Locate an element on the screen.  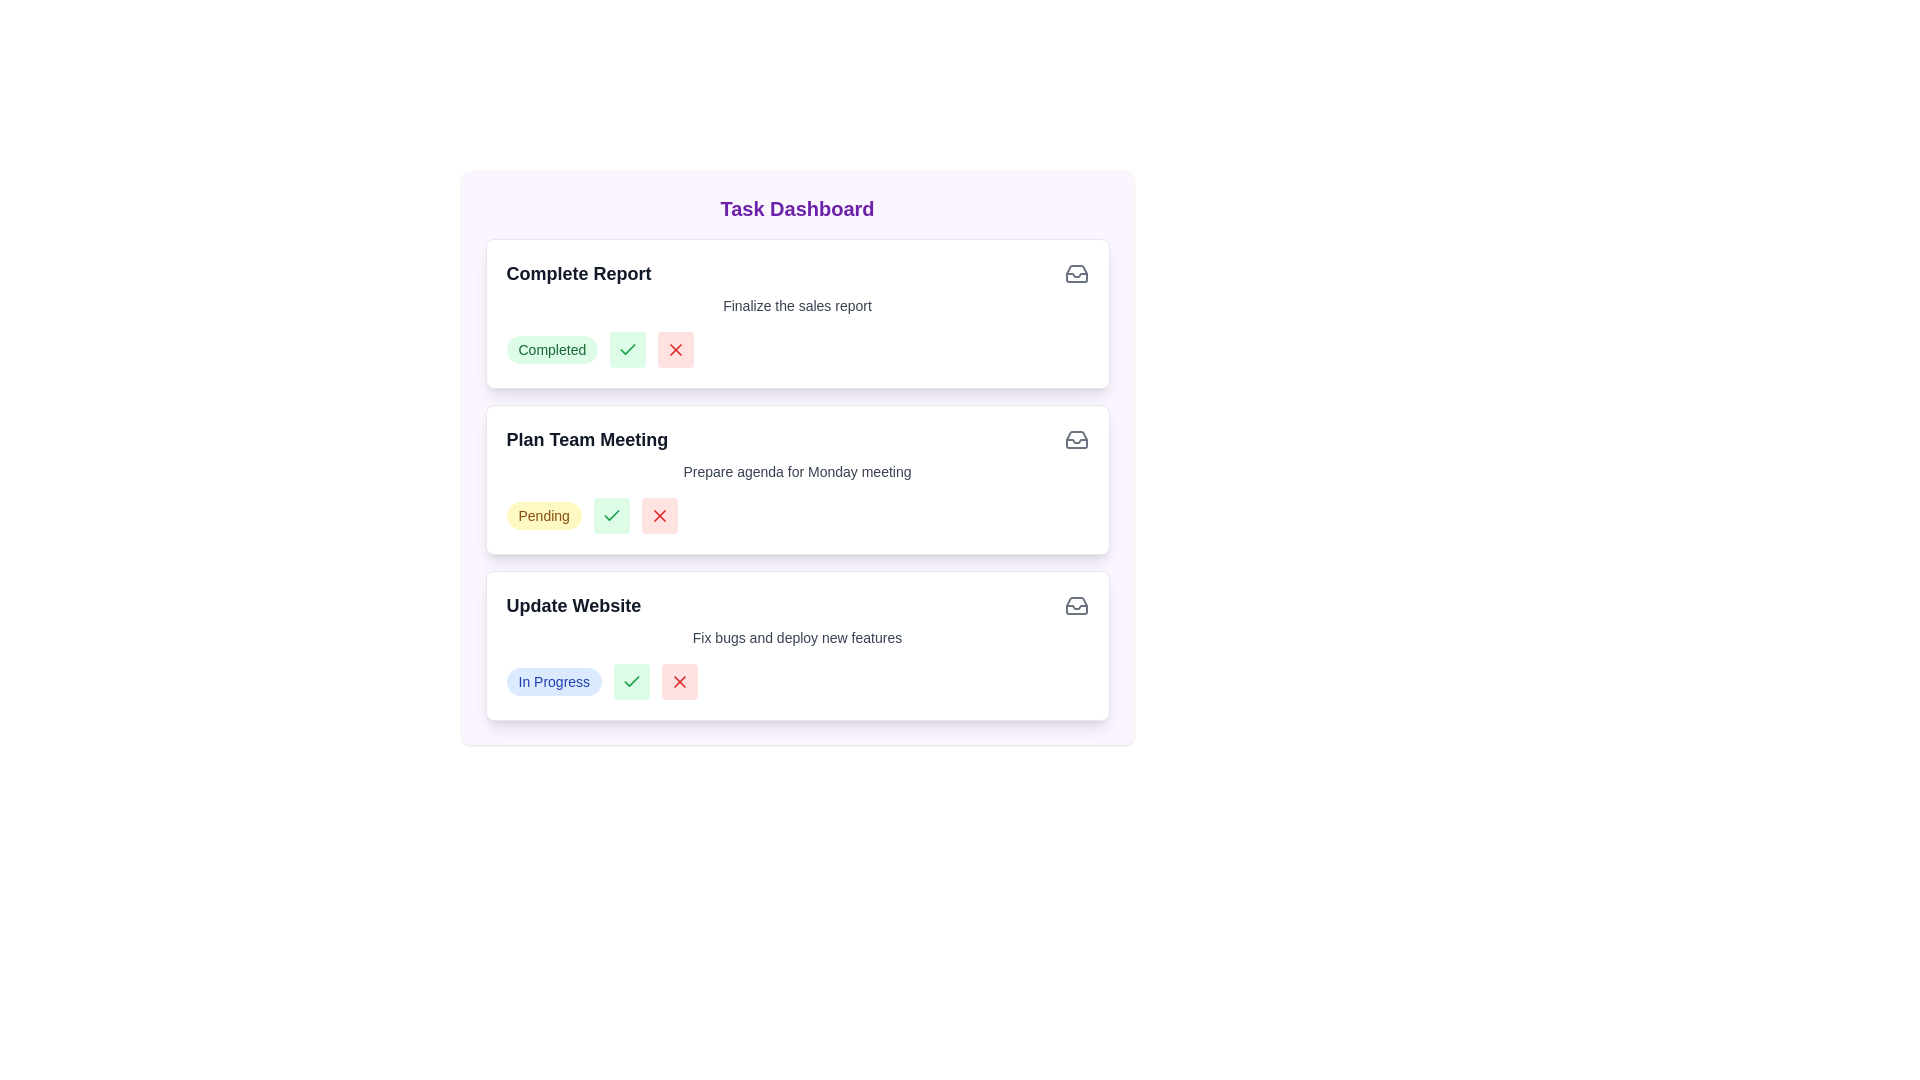
'Completed' button for the task titled Update Website is located at coordinates (631, 681).